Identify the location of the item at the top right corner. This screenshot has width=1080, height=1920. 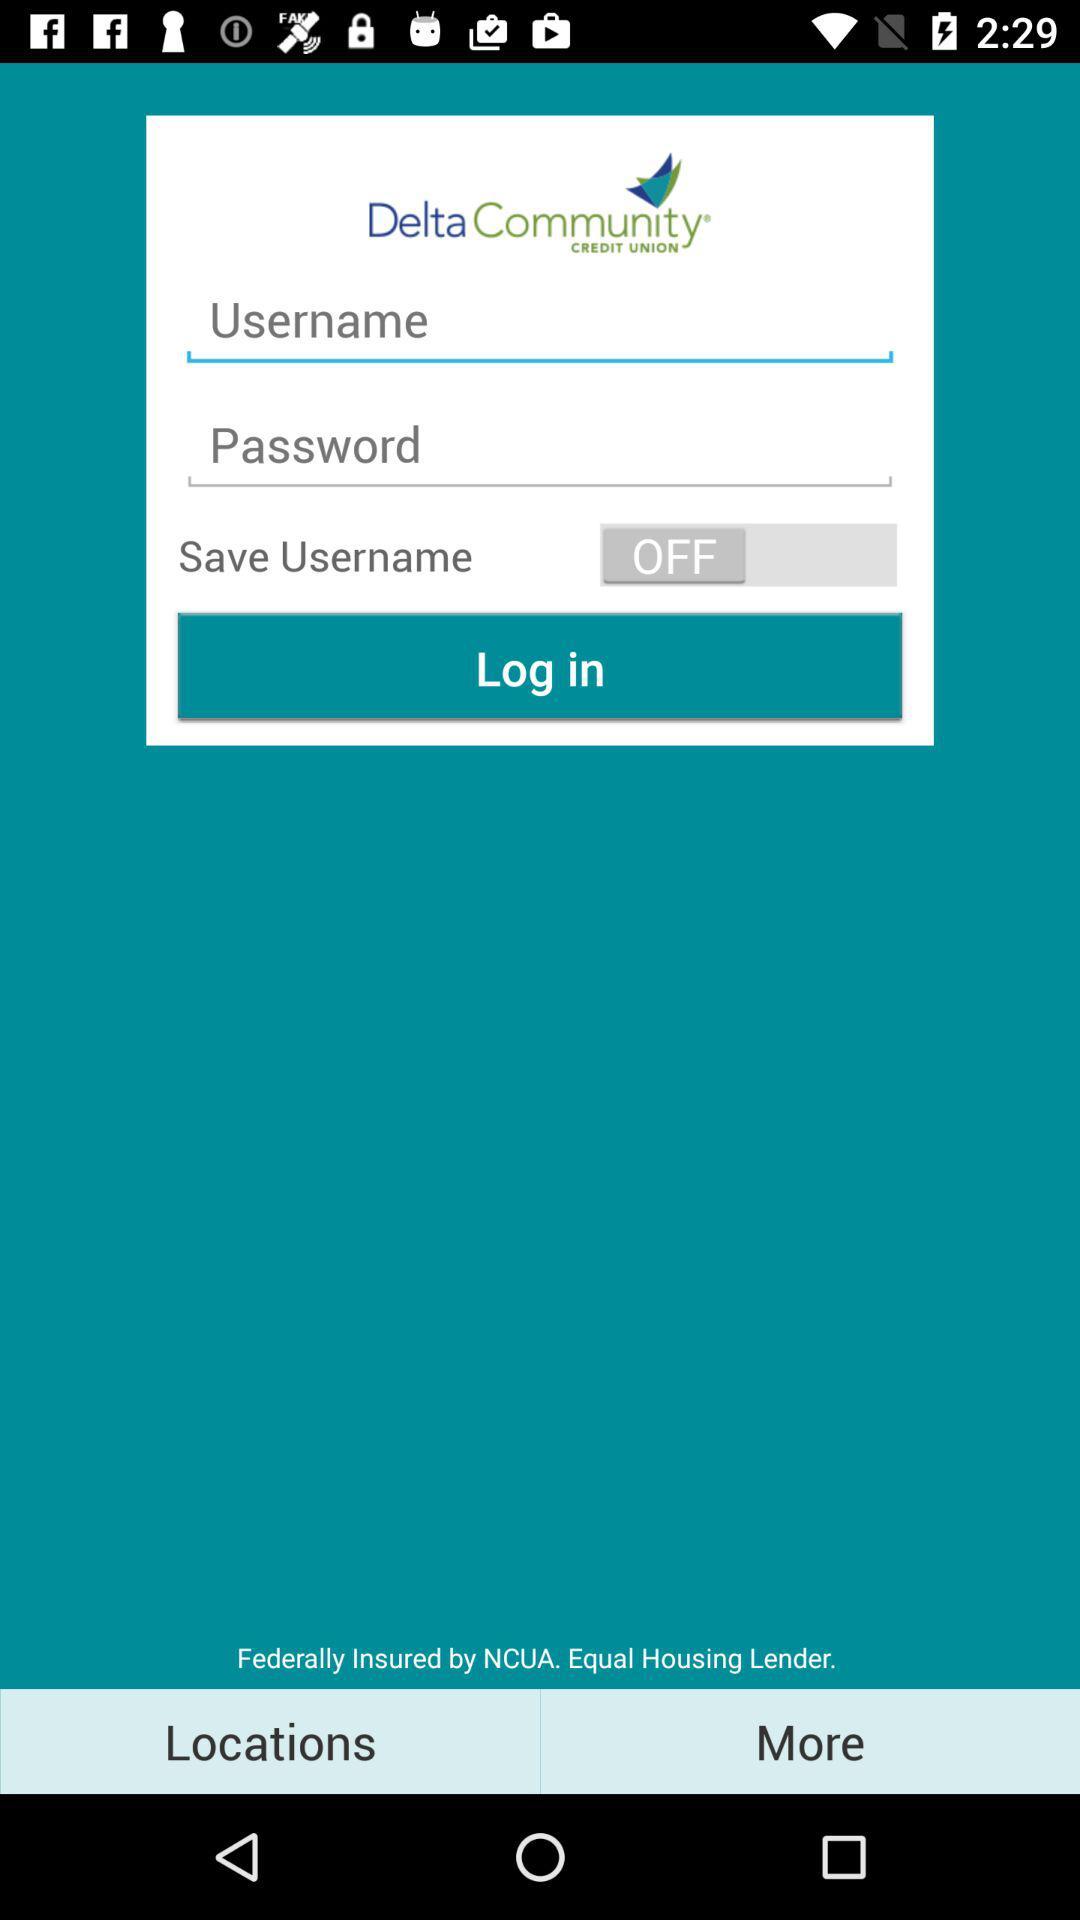
(748, 555).